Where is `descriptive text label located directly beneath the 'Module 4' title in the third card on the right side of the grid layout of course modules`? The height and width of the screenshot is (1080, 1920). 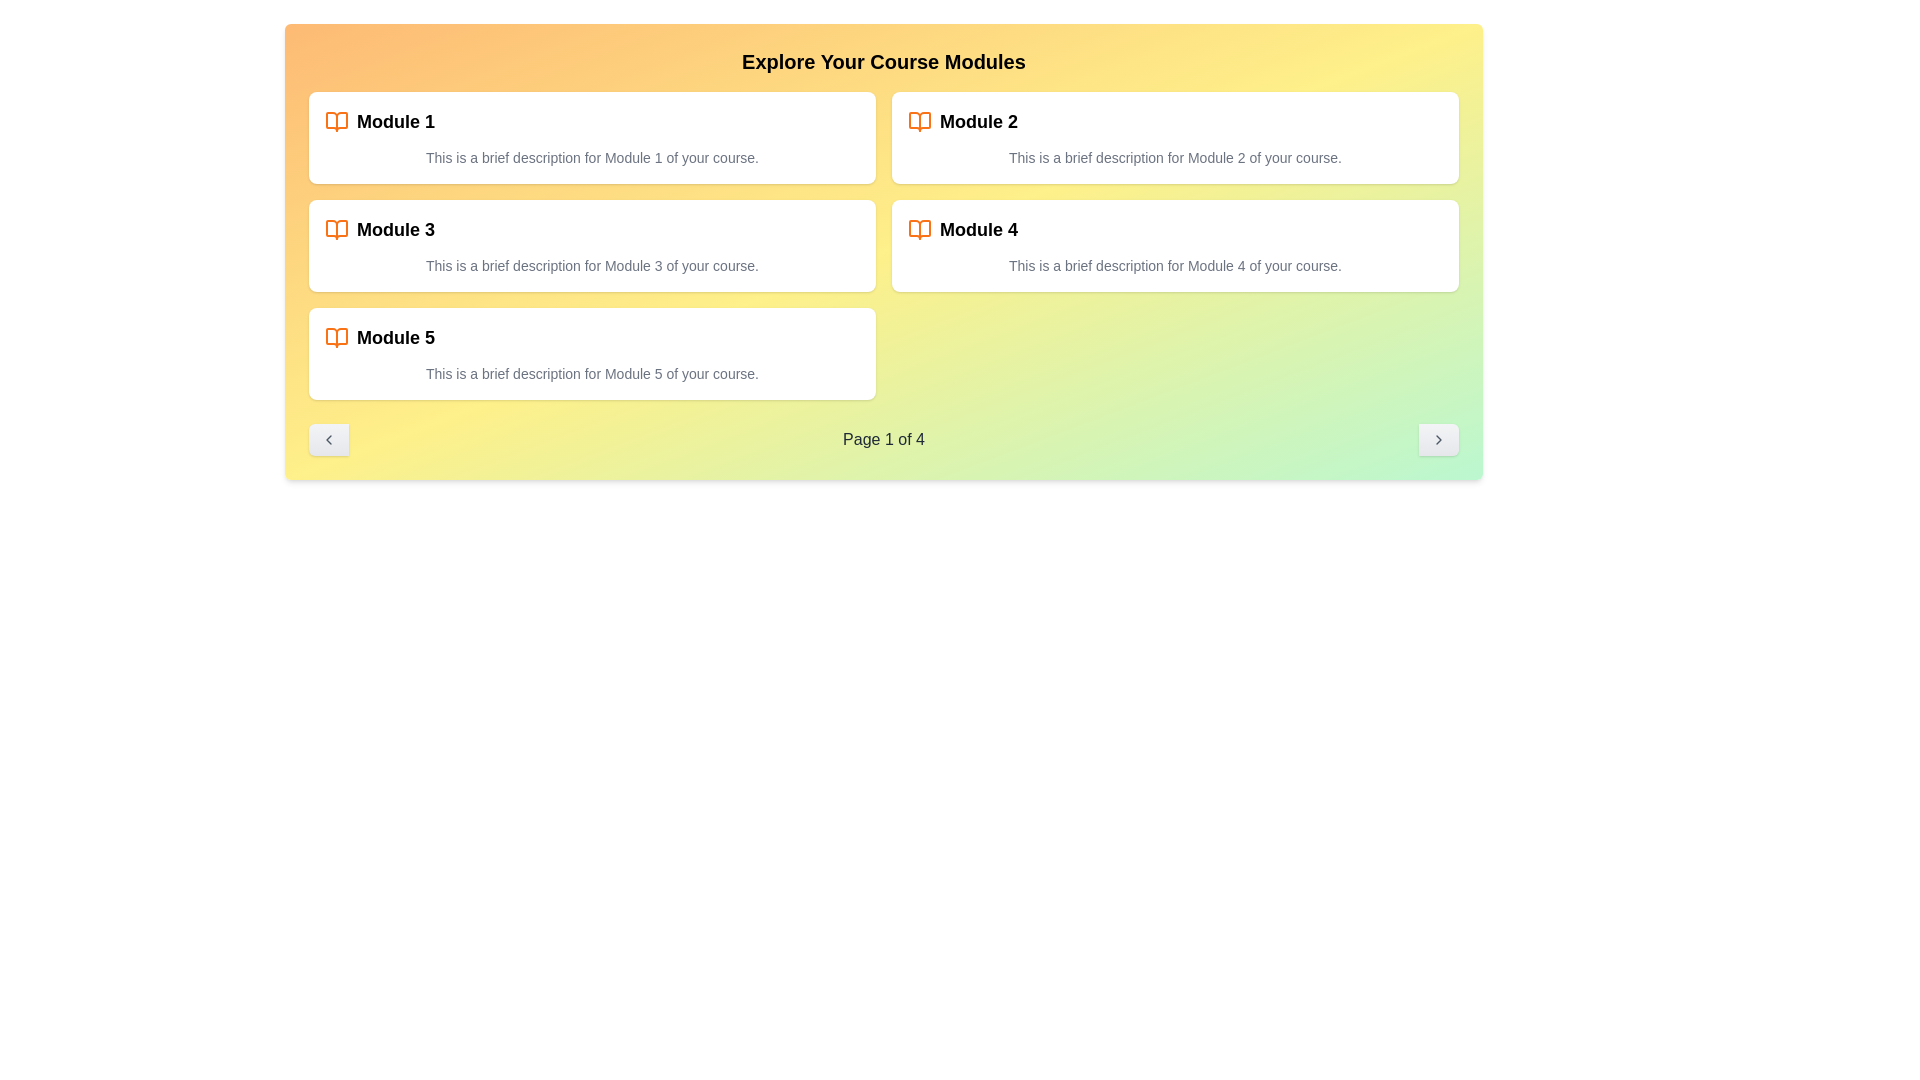
descriptive text label located directly beneath the 'Module 4' title in the third card on the right side of the grid layout of course modules is located at coordinates (1175, 265).